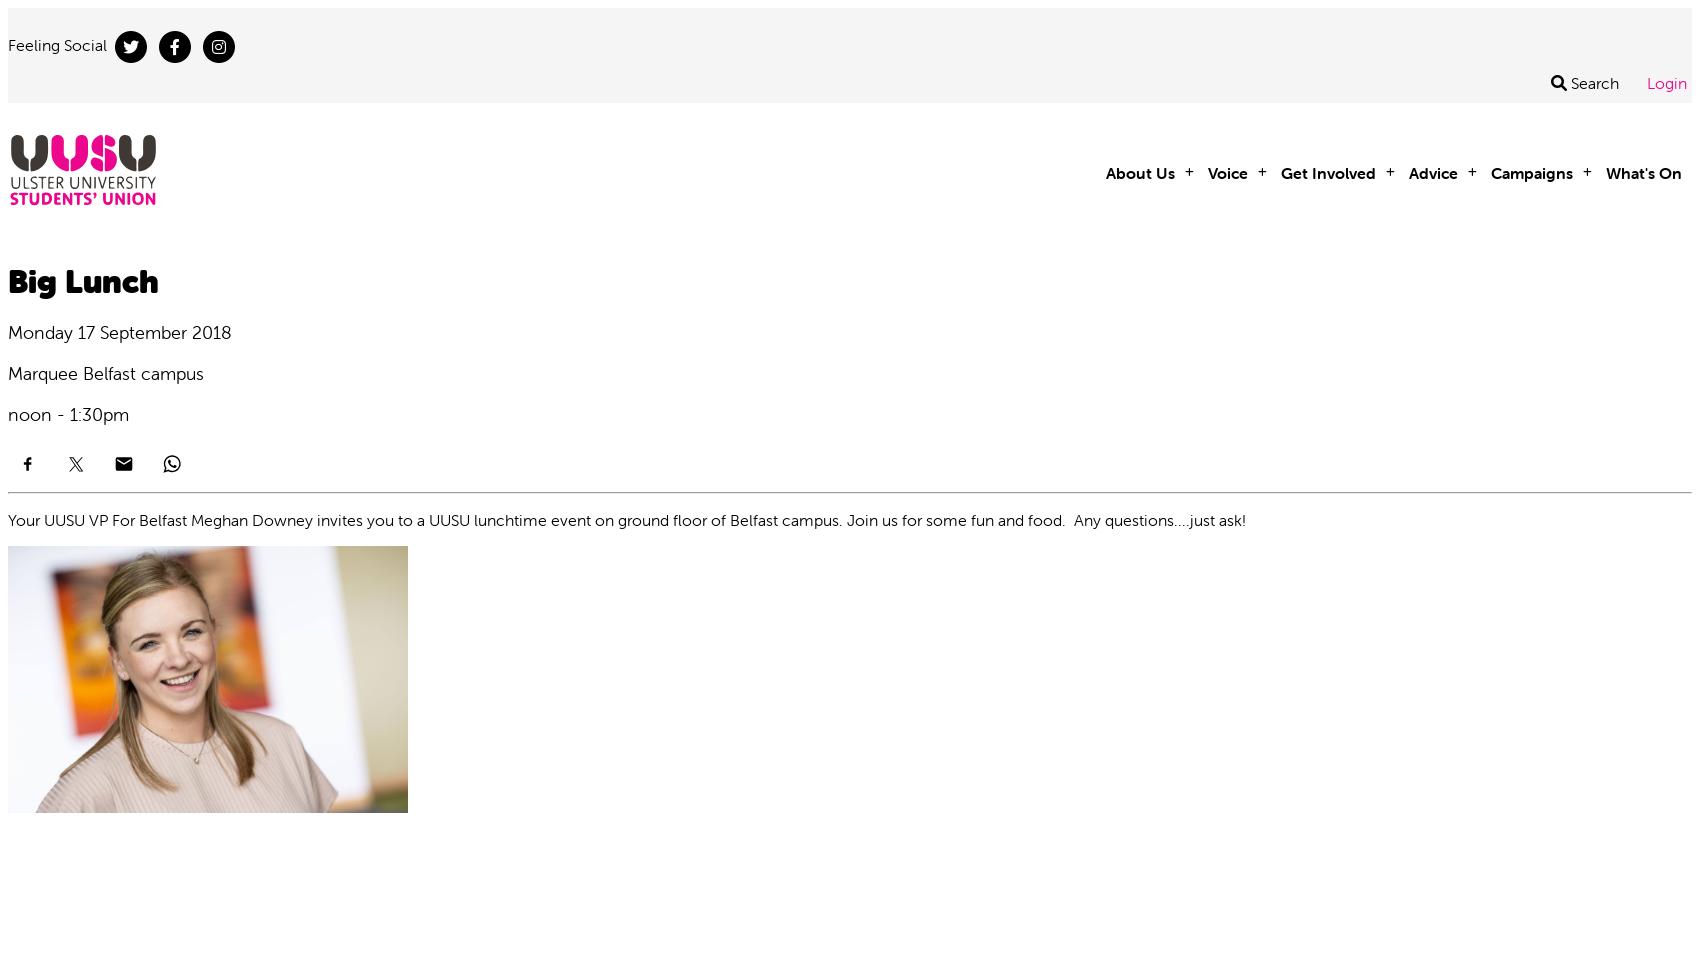 The height and width of the screenshot is (963, 1700). Describe the element at coordinates (1140, 172) in the screenshot. I see `'About Us'` at that location.